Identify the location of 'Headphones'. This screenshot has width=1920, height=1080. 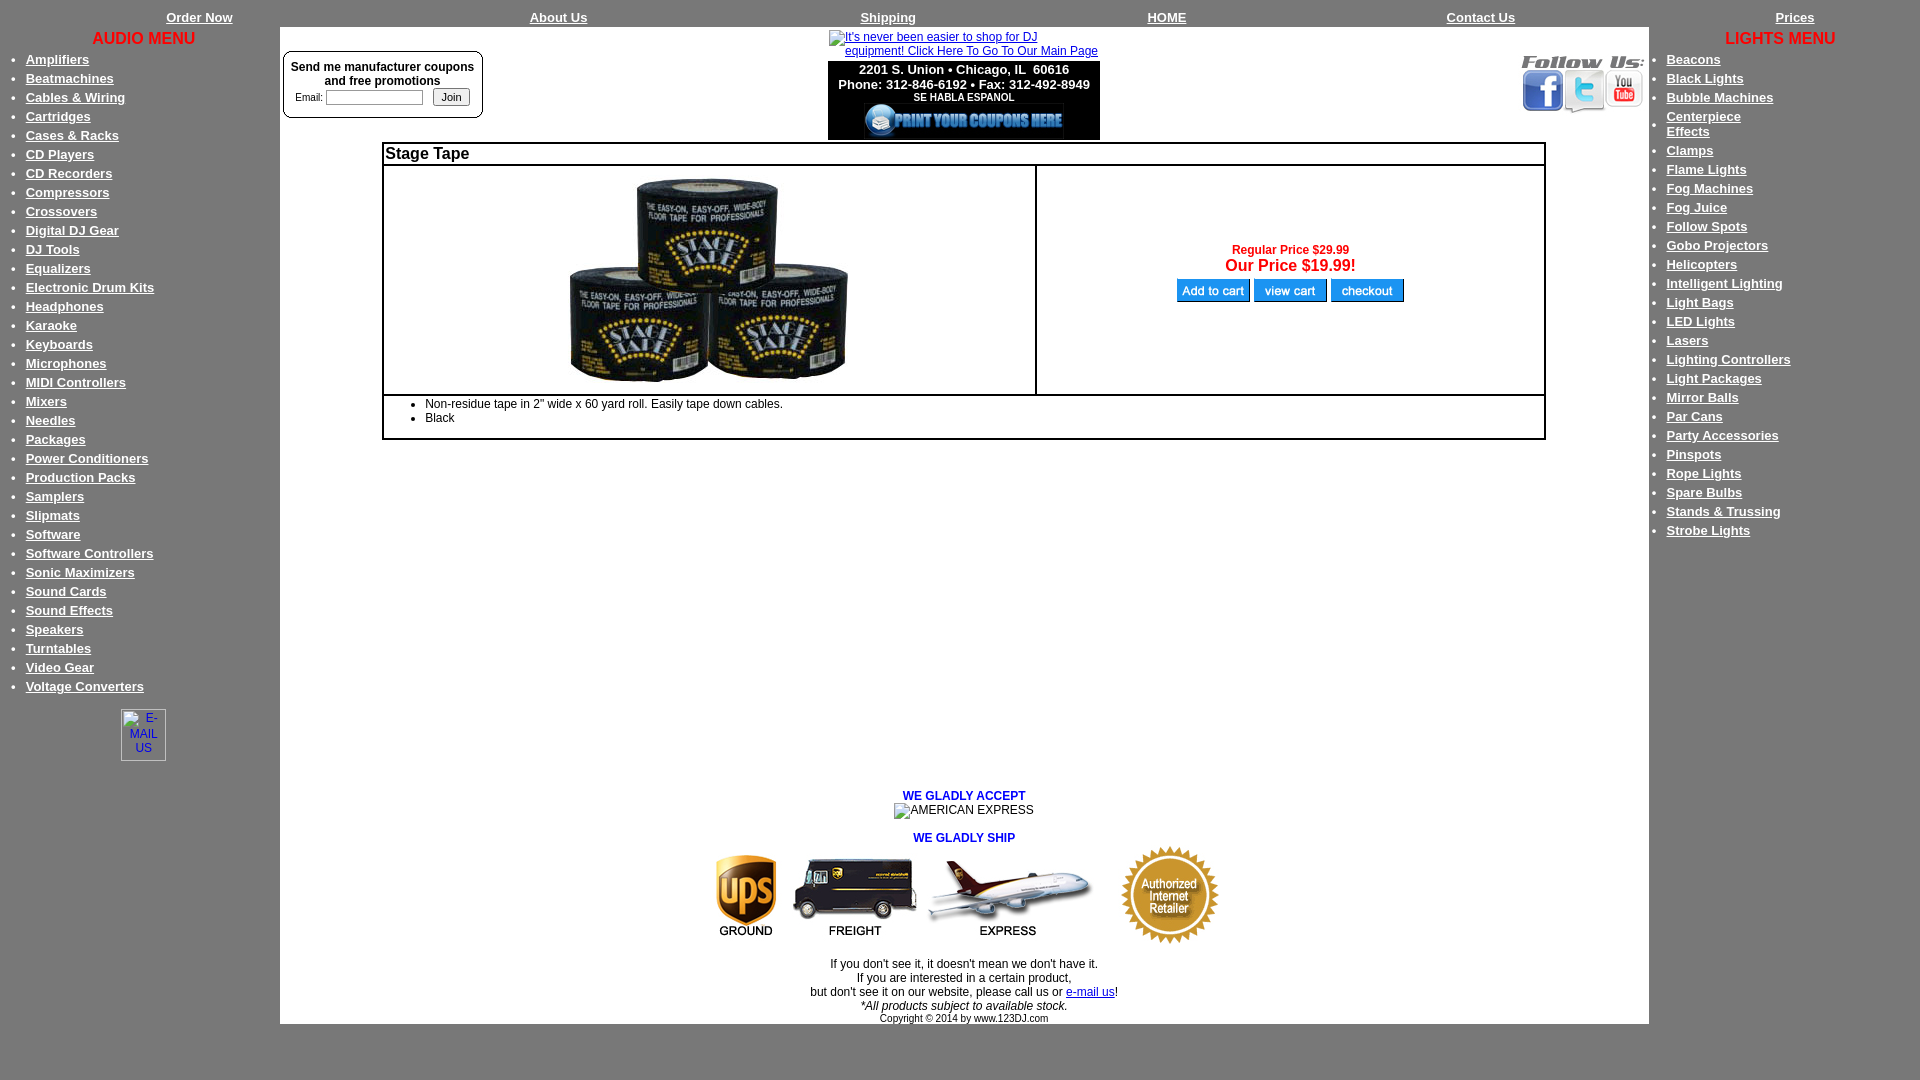
(65, 306).